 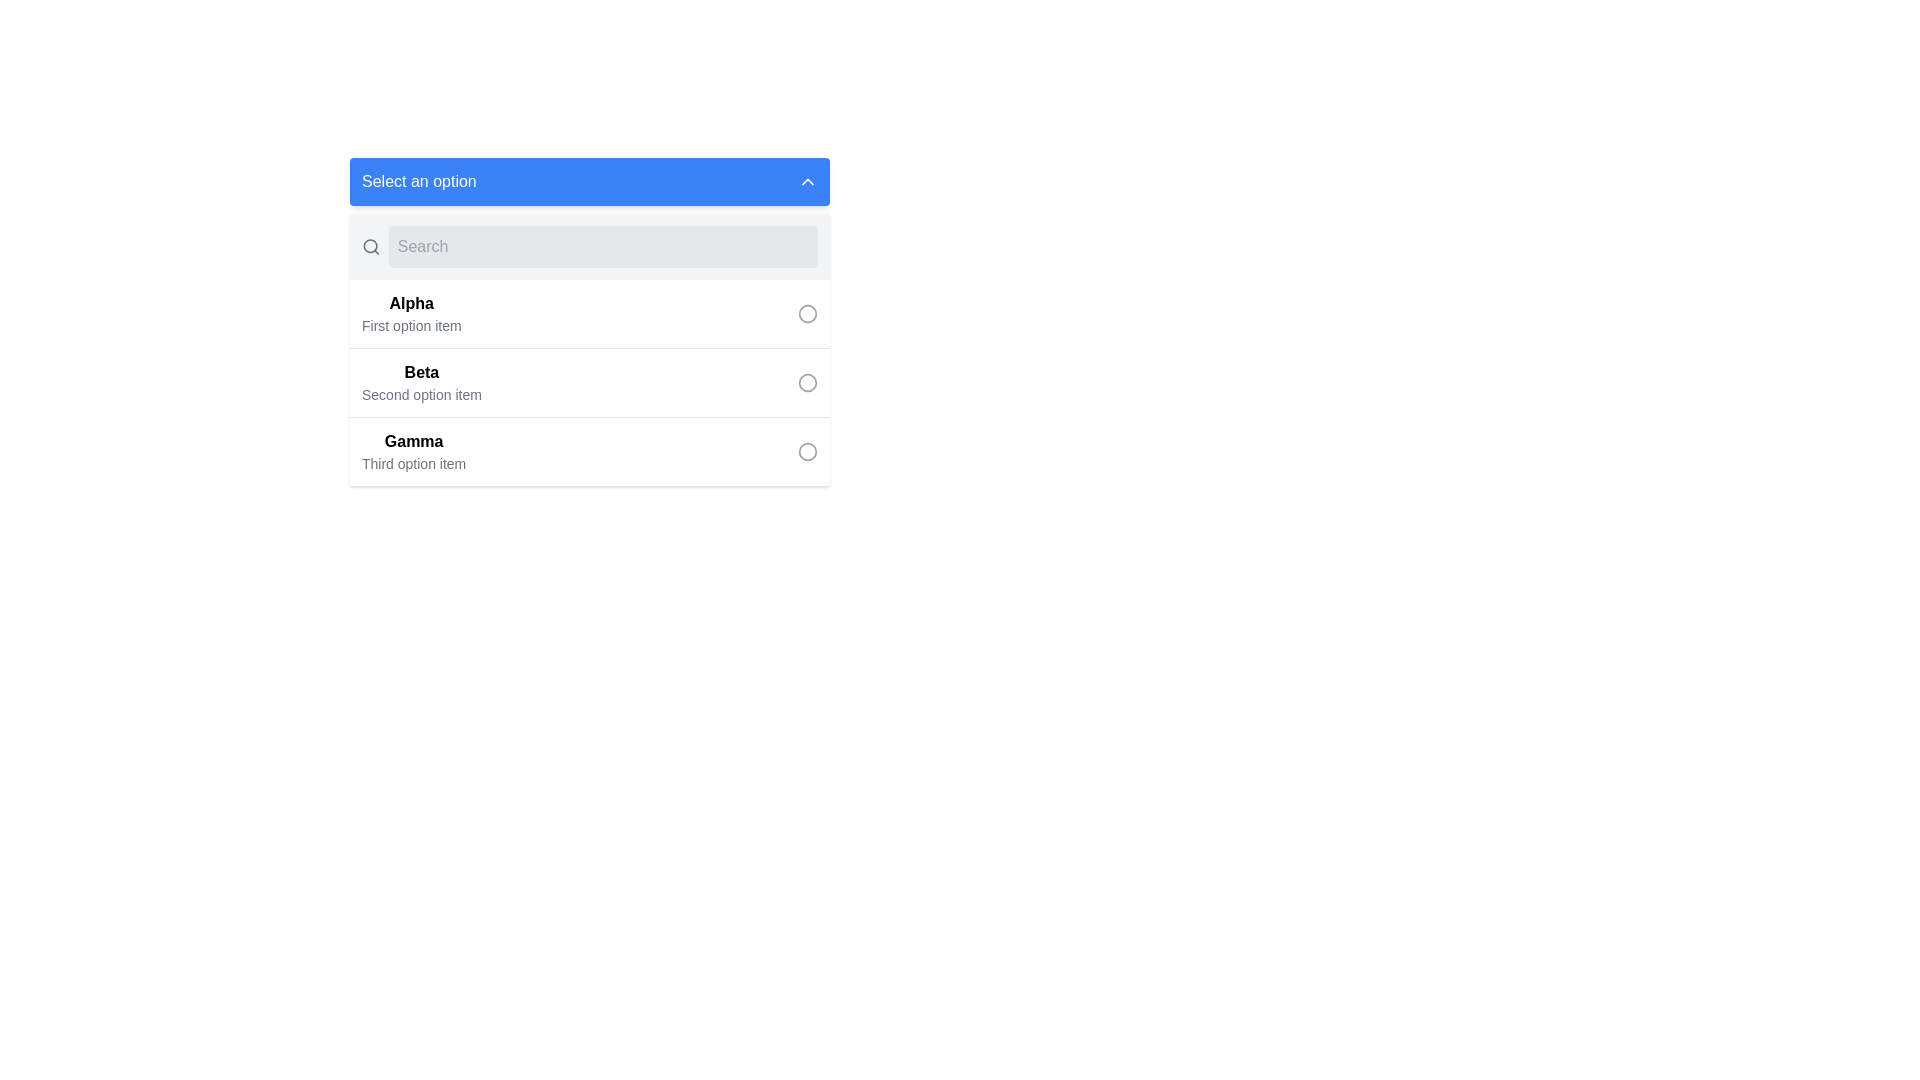 What do you see at coordinates (807, 181) in the screenshot?
I see `the small upward-facing chevron icon button located in the blue header section labeled 'Select an option'` at bounding box center [807, 181].